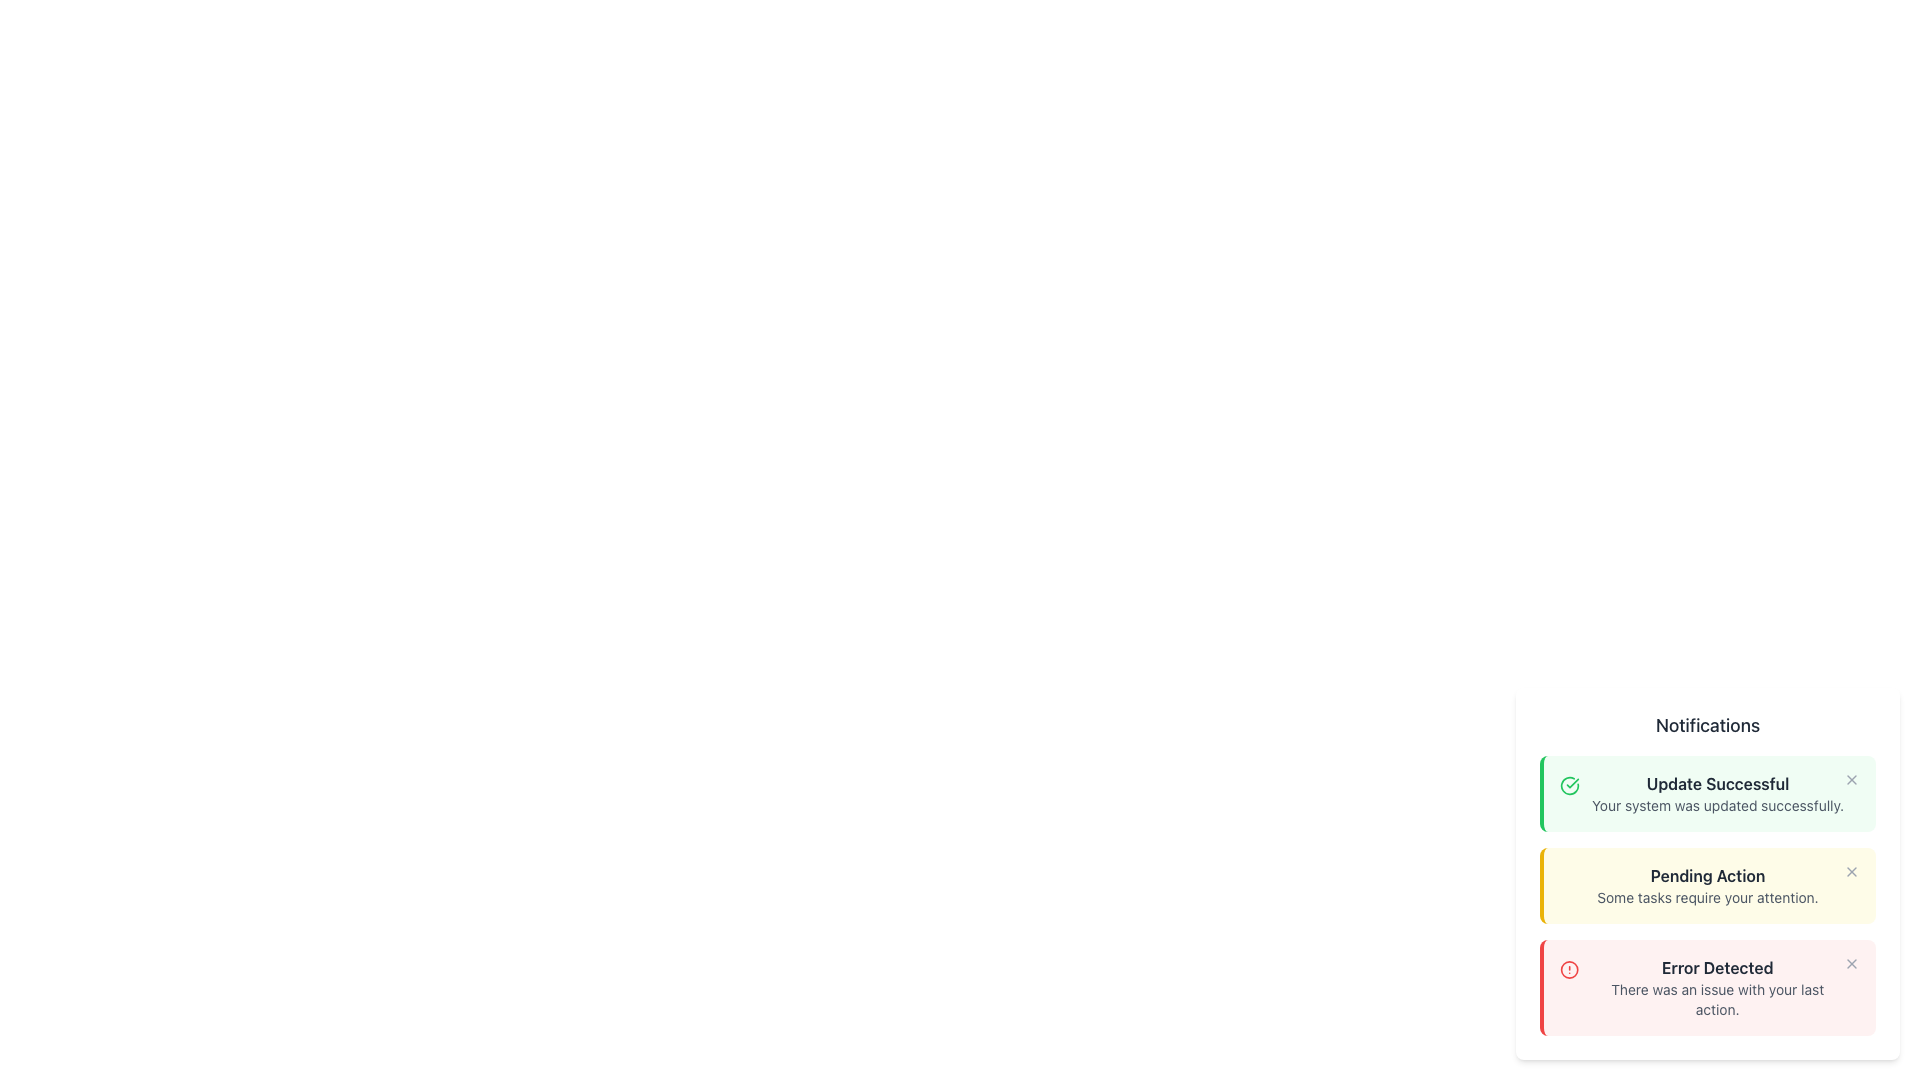 The width and height of the screenshot is (1920, 1080). What do you see at coordinates (1707, 874) in the screenshot?
I see `text content of the Text Label located within the 'Pending Action' notification card, positioned below the 'Notifications' heading` at bounding box center [1707, 874].